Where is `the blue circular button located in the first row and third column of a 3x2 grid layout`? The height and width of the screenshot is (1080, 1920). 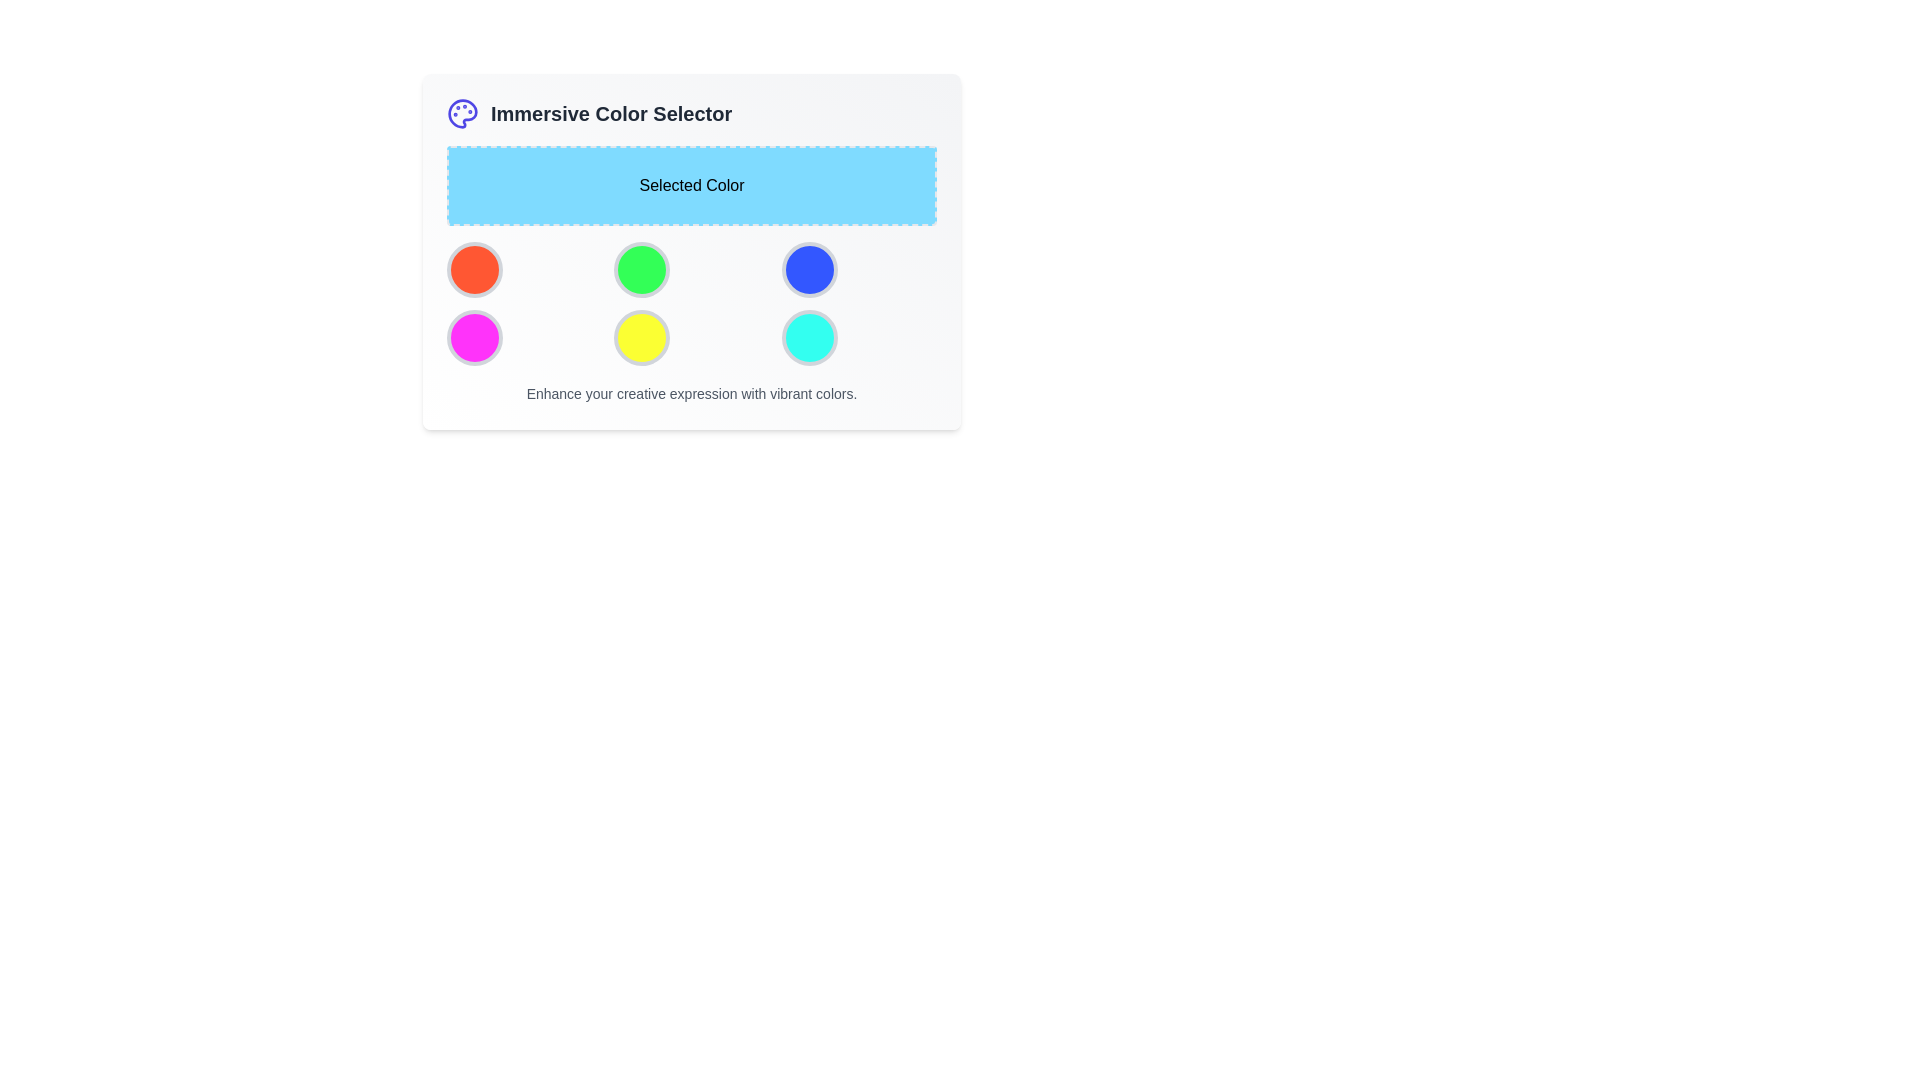
the blue circular button located in the first row and third column of a 3x2 grid layout is located at coordinates (809, 270).